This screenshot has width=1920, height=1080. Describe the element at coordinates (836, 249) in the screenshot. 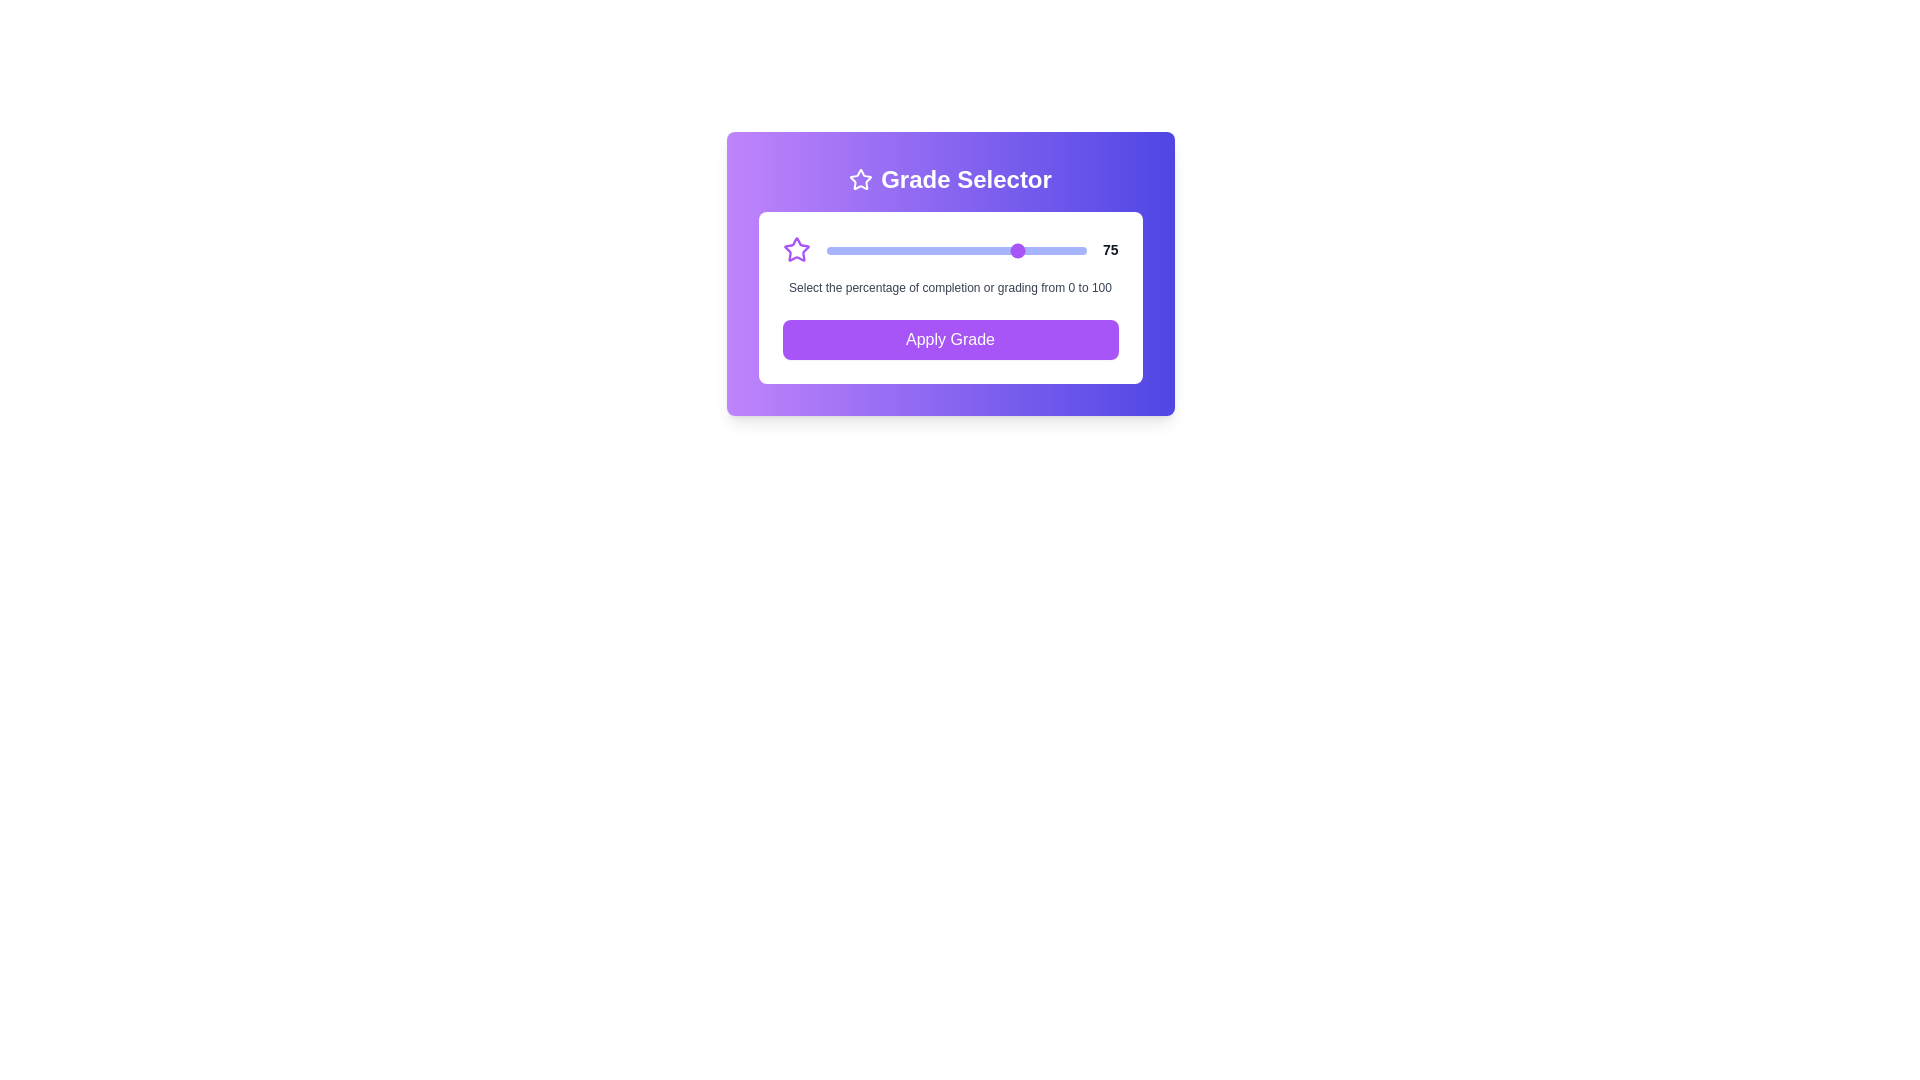

I see `the slider` at that location.